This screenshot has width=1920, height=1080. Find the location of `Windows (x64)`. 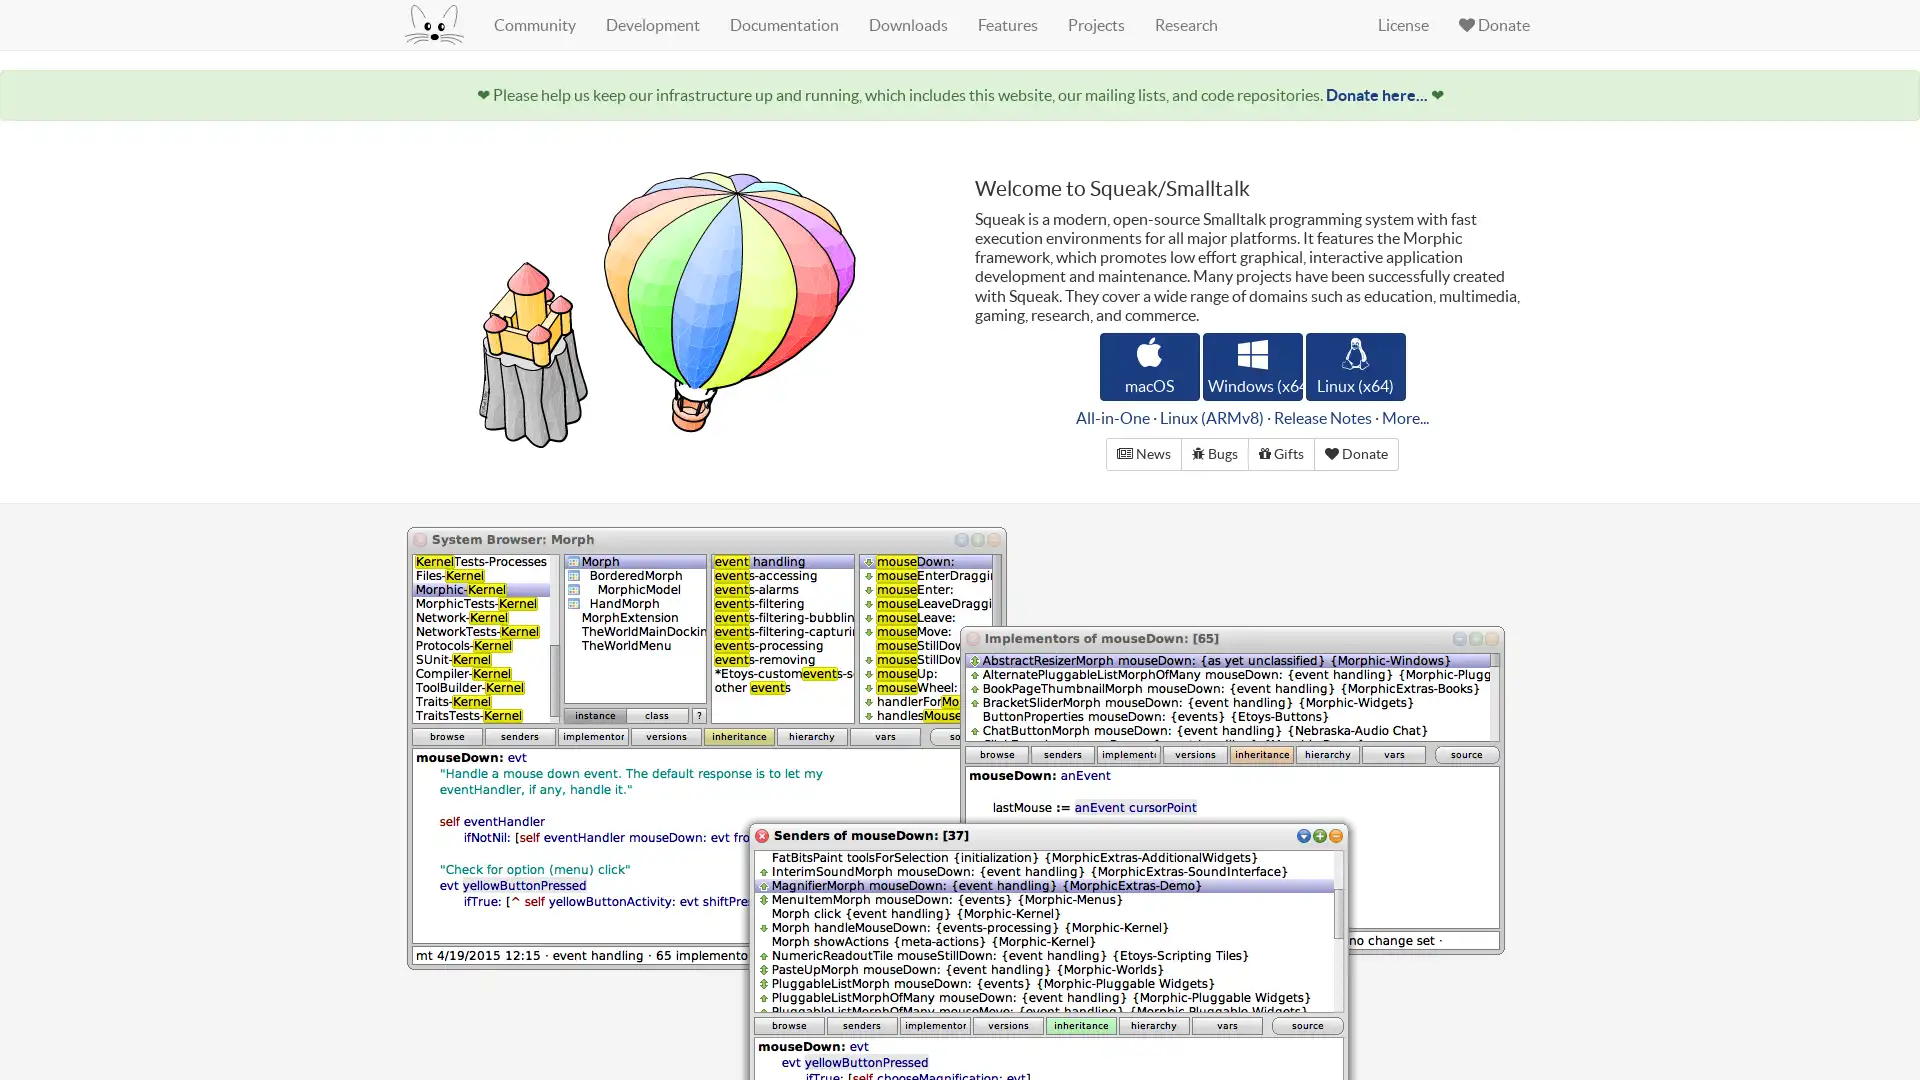

Windows (x64) is located at coordinates (1251, 366).